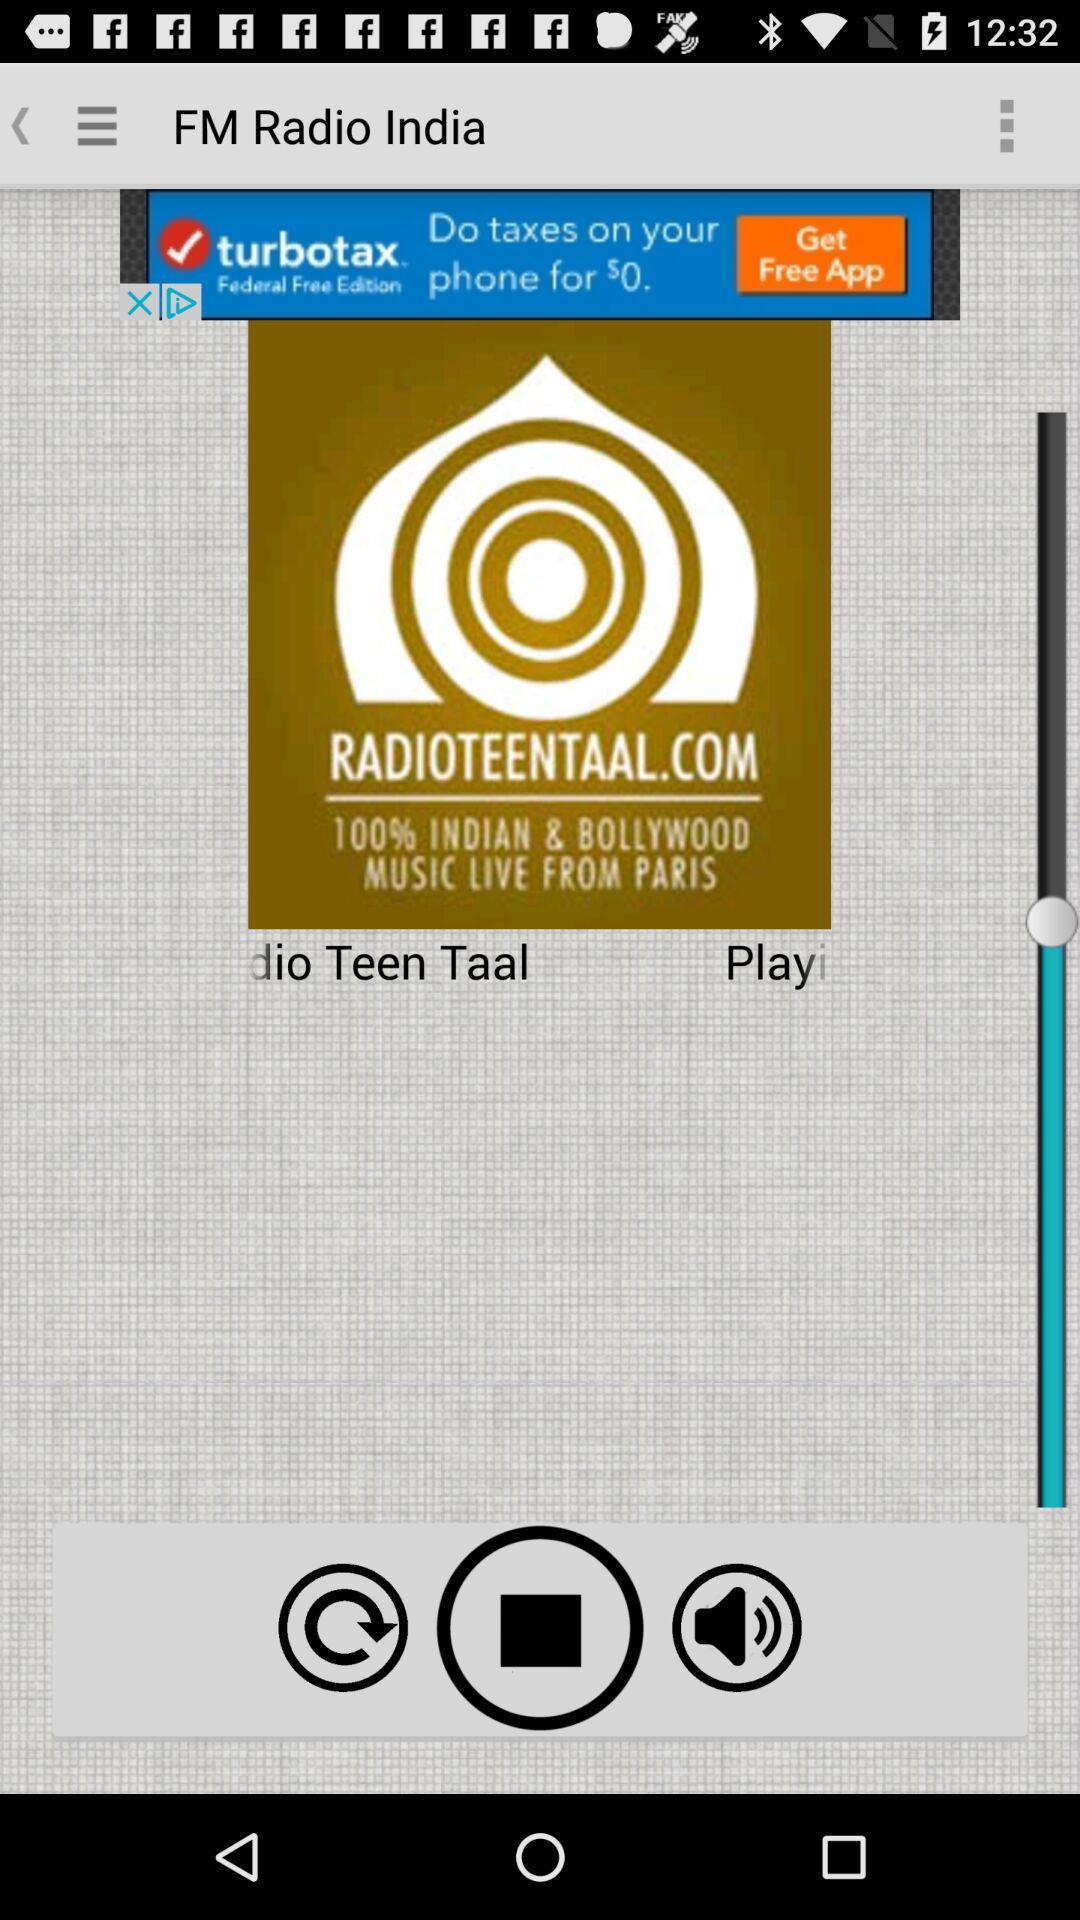 The image size is (1080, 1920). What do you see at coordinates (342, 1627) in the screenshot?
I see `repeat` at bounding box center [342, 1627].